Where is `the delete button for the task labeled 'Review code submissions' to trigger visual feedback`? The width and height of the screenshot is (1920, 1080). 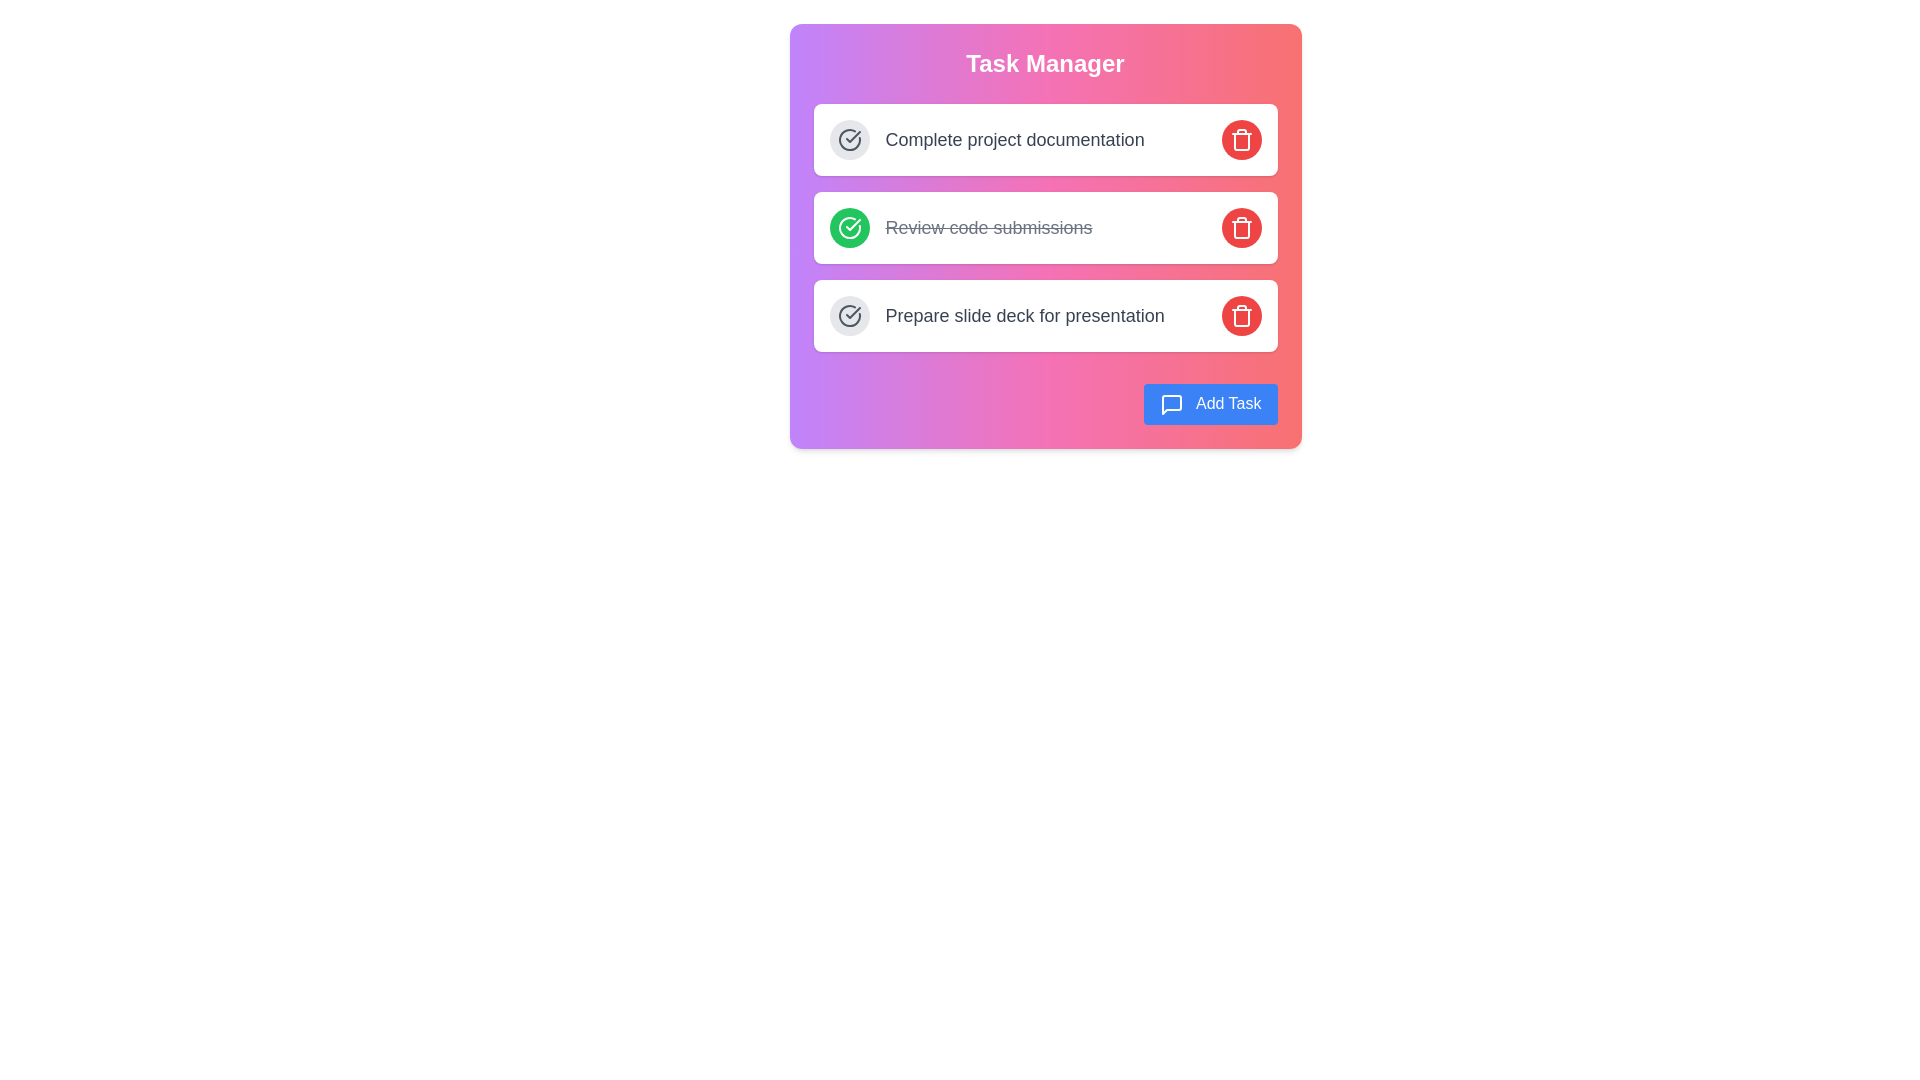 the delete button for the task labeled 'Review code submissions' to trigger visual feedback is located at coordinates (1240, 226).